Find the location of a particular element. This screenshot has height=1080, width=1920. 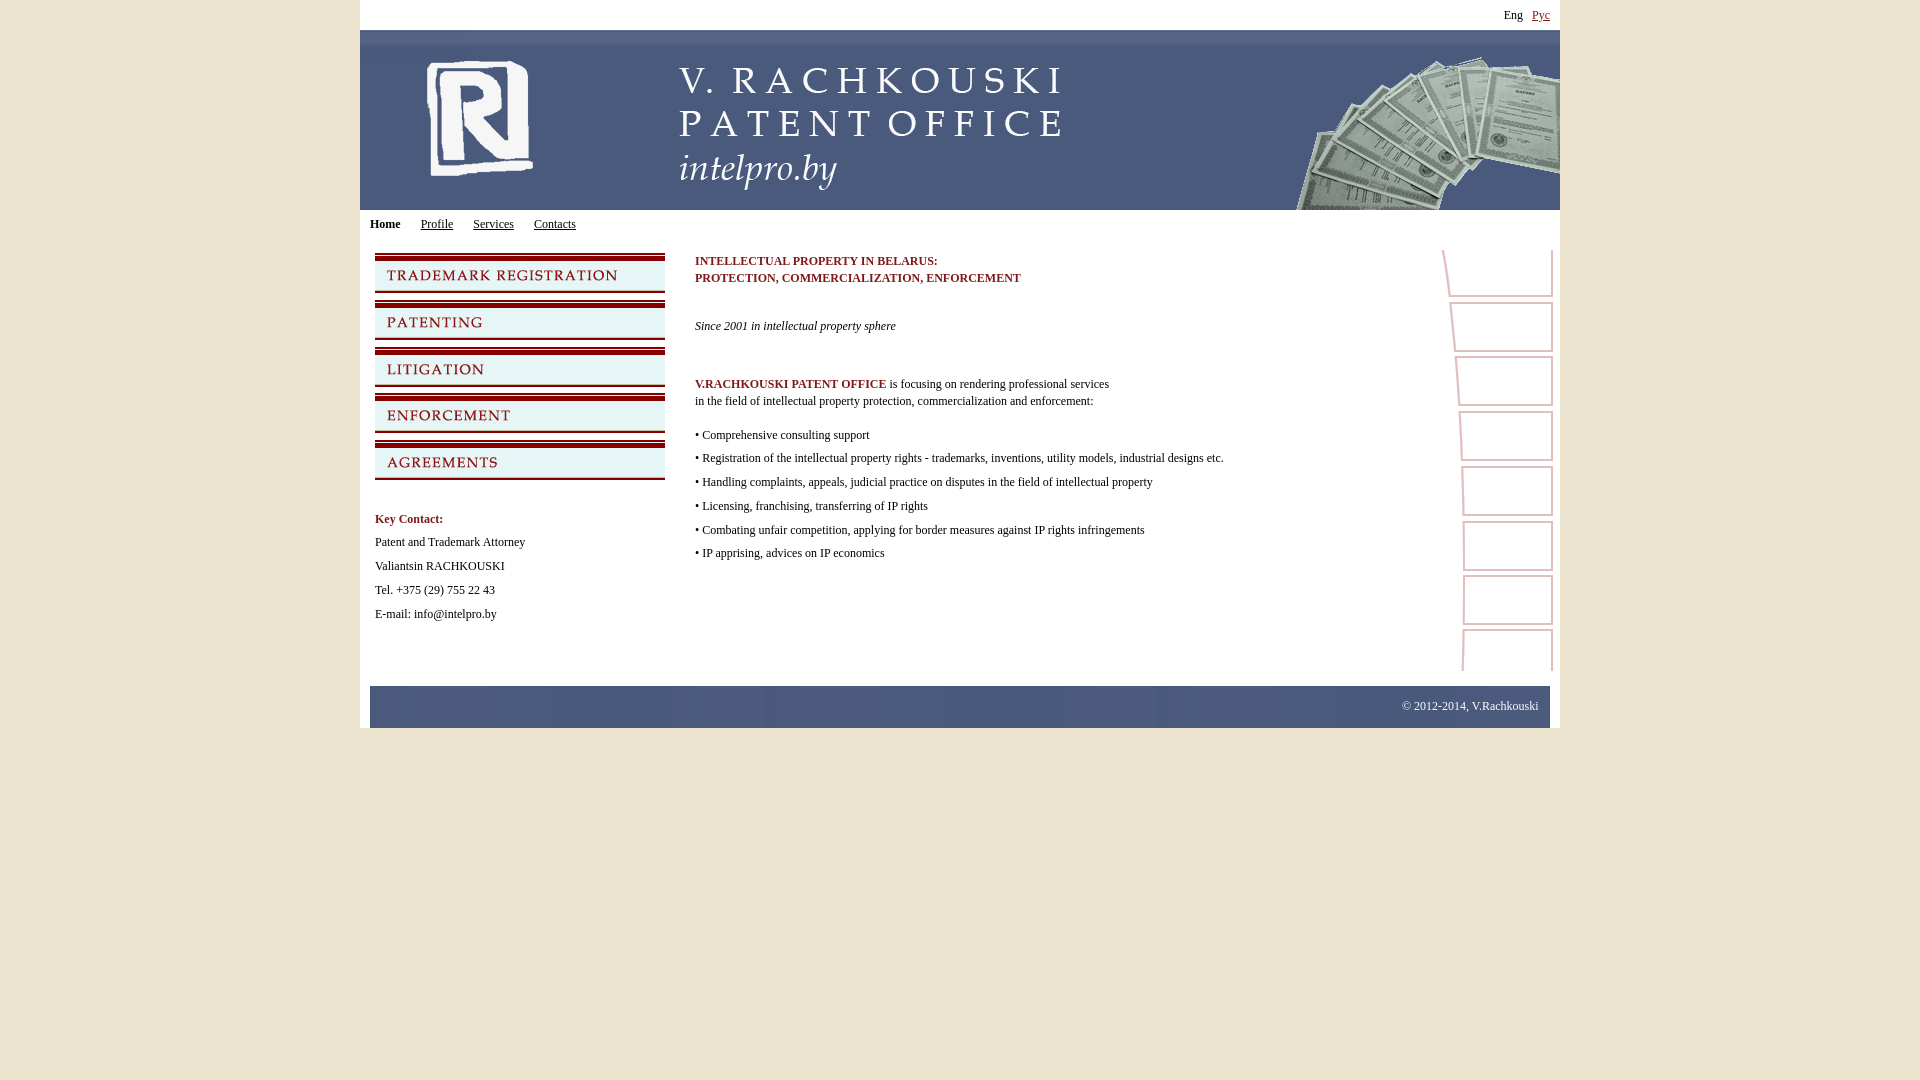

'Home' is located at coordinates (385, 224).